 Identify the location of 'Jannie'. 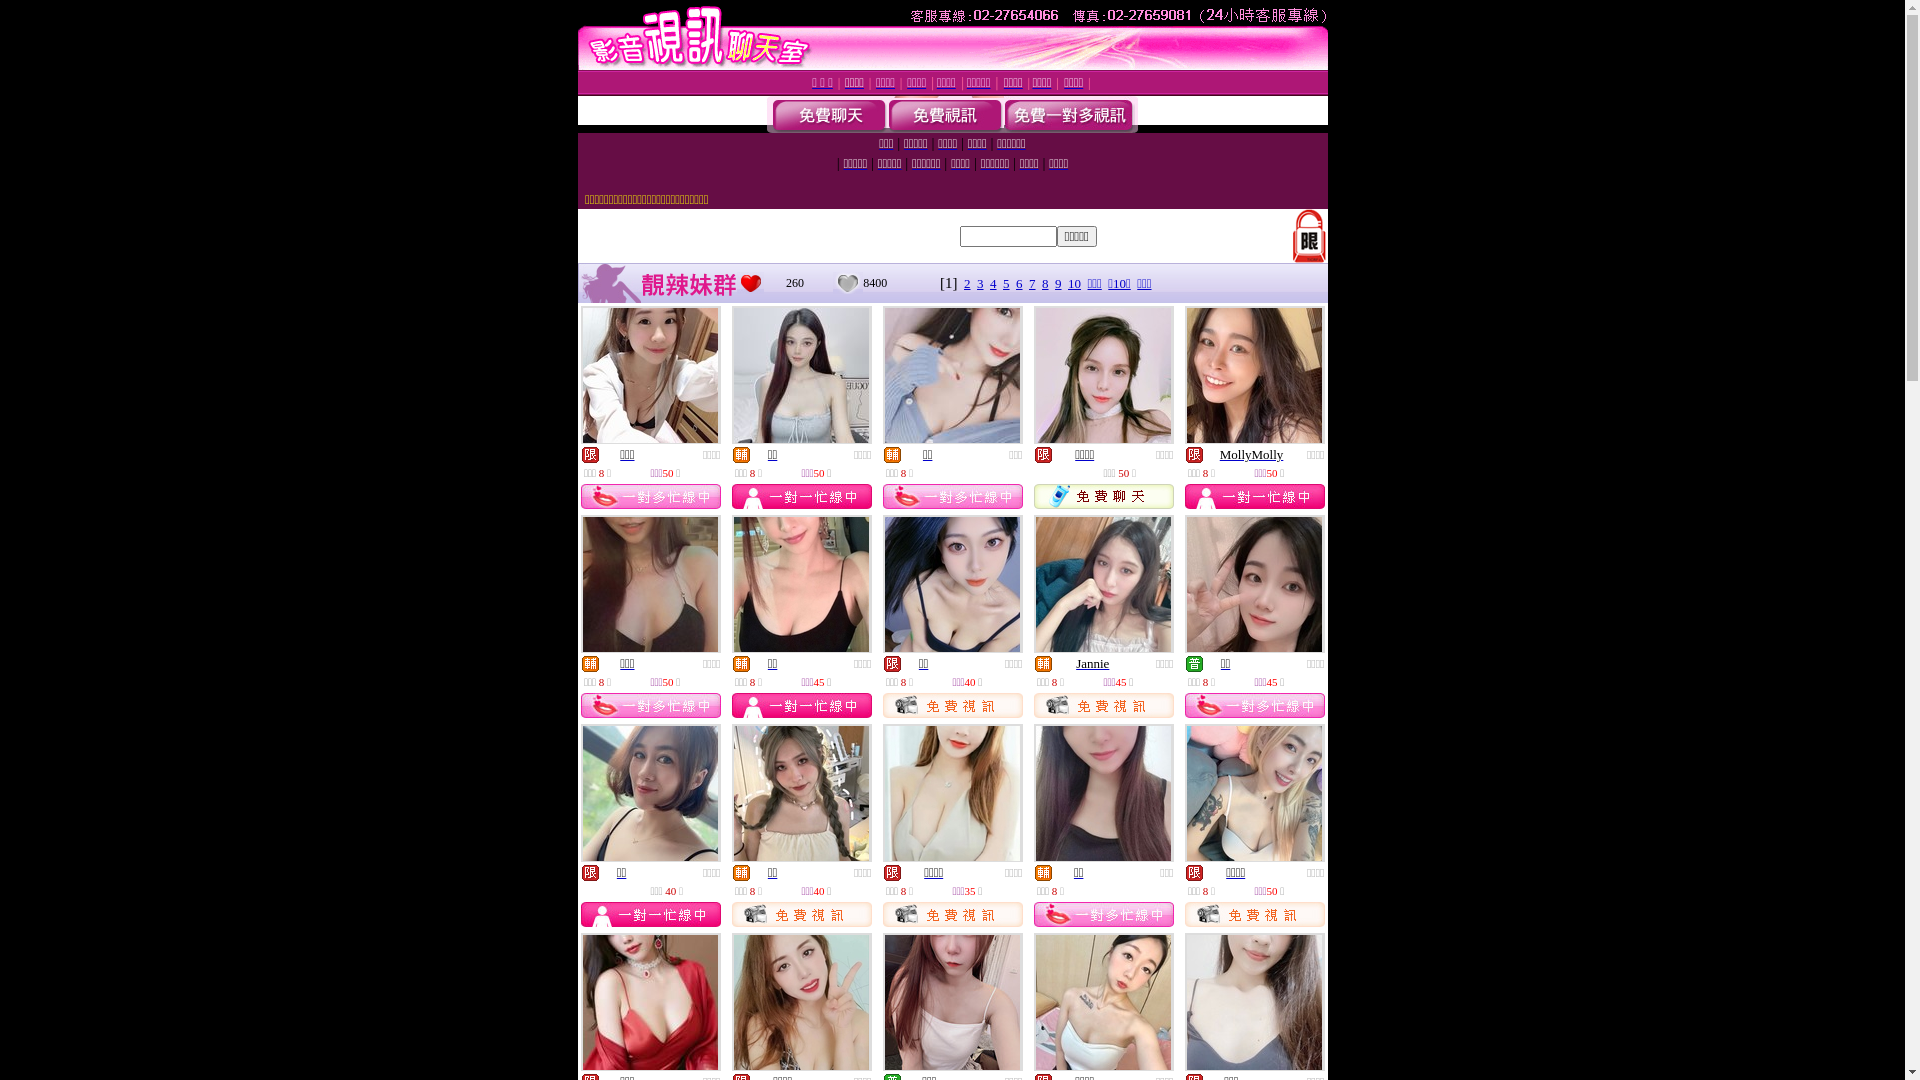
(1091, 663).